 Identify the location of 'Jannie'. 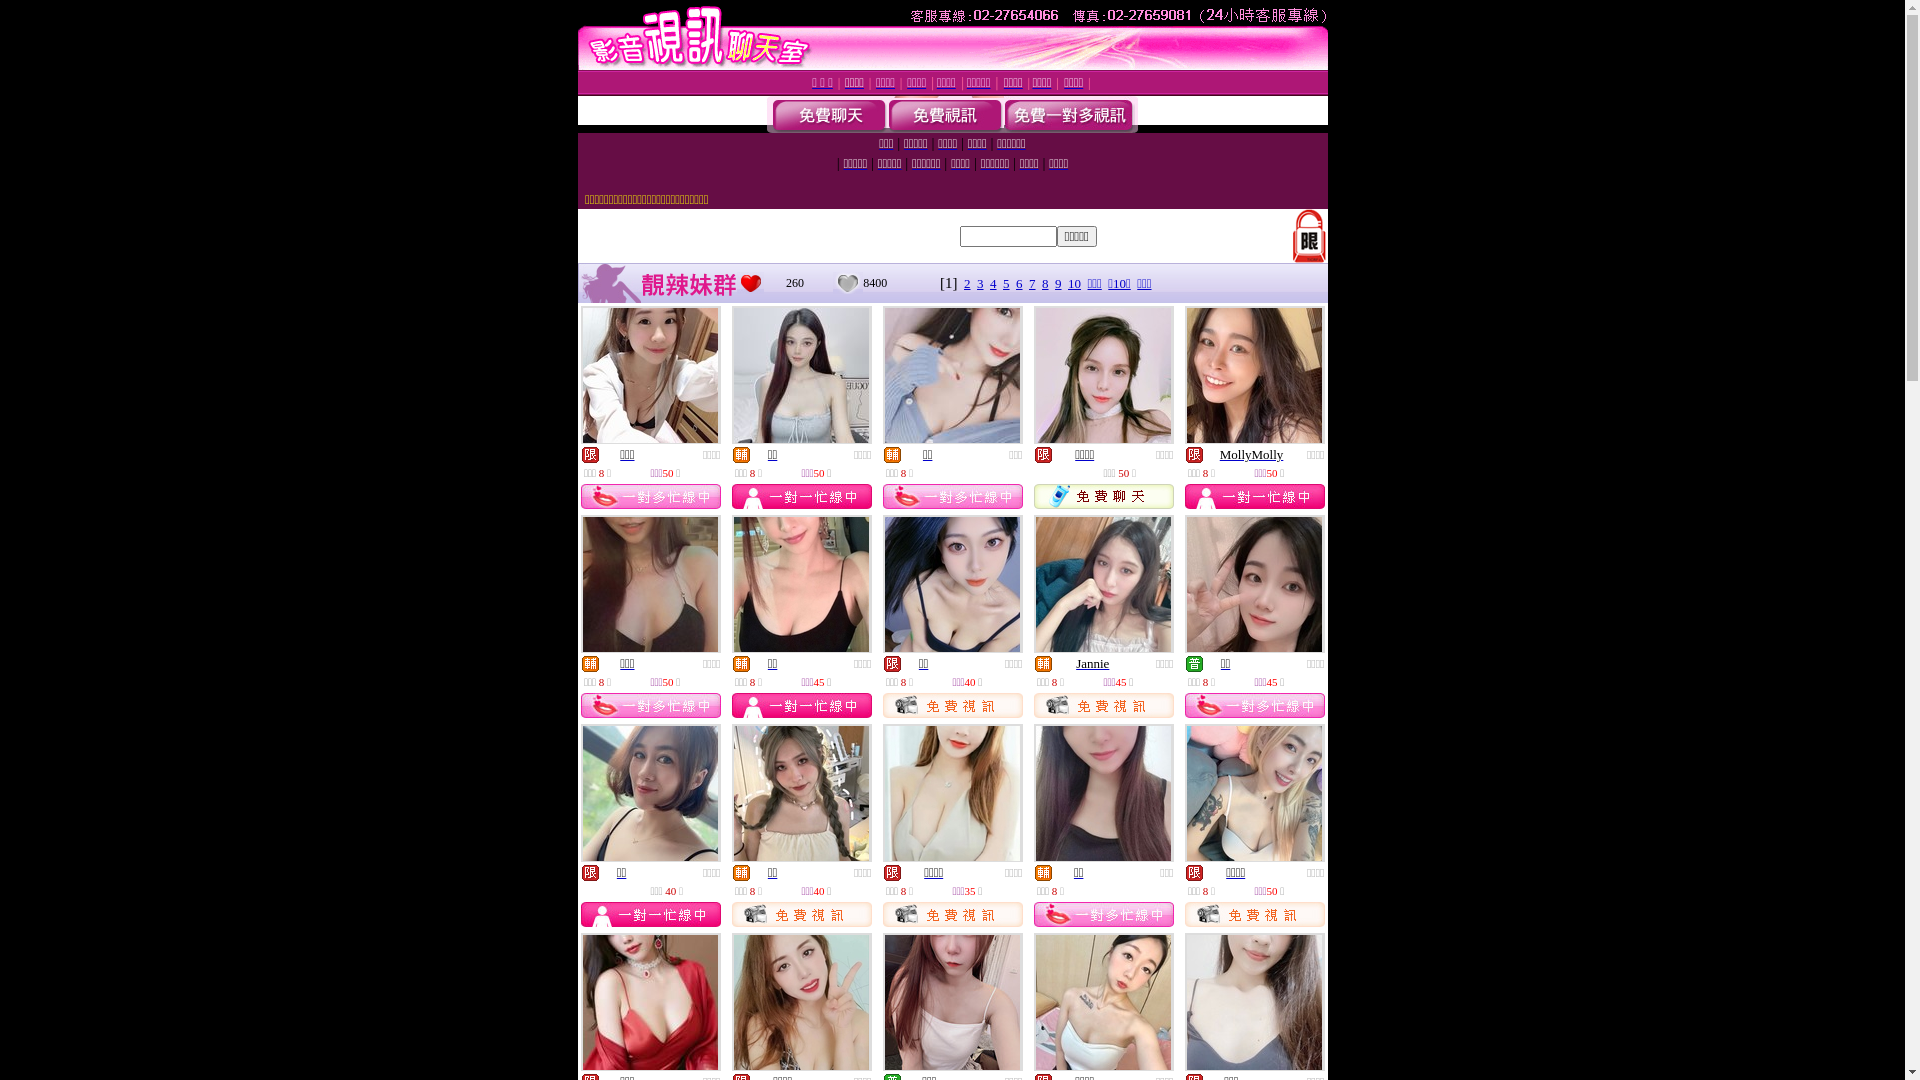
(1091, 663).